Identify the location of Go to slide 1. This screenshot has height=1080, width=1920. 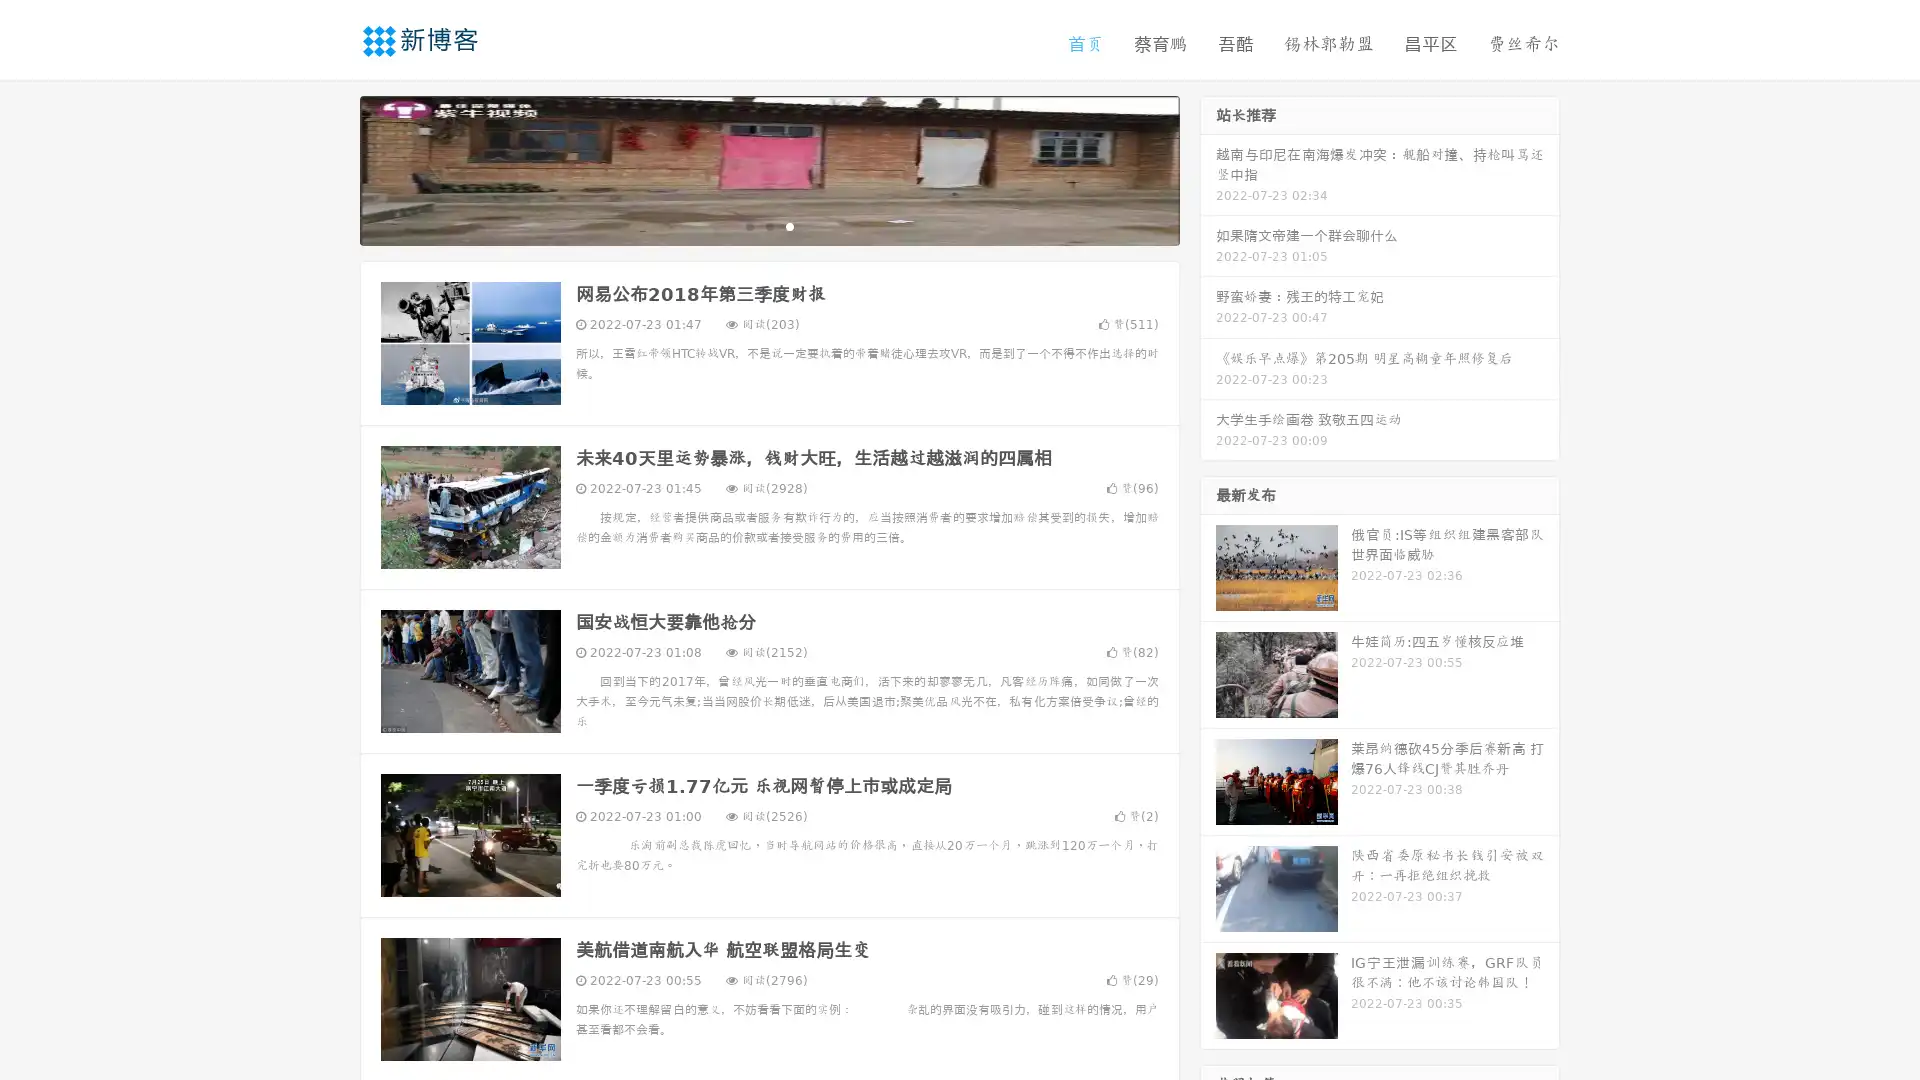
(748, 225).